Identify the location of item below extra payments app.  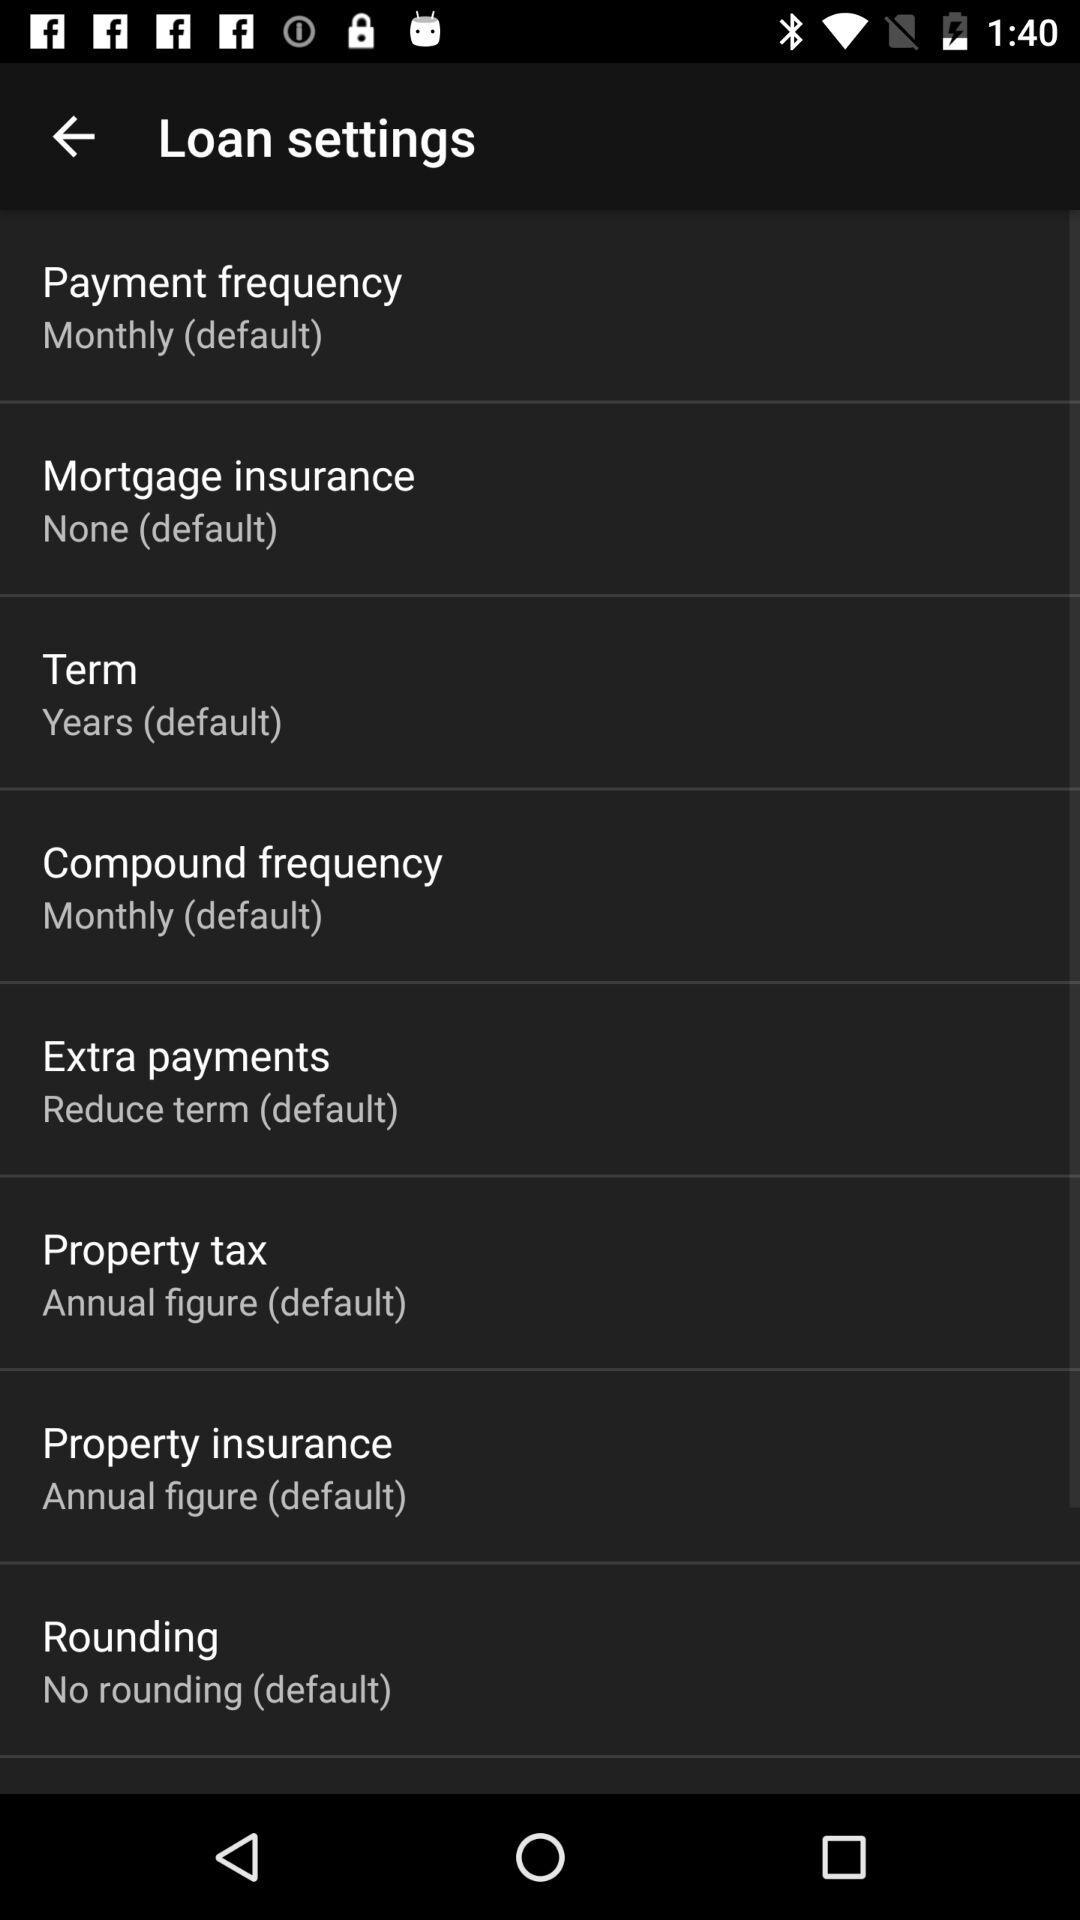
(220, 1106).